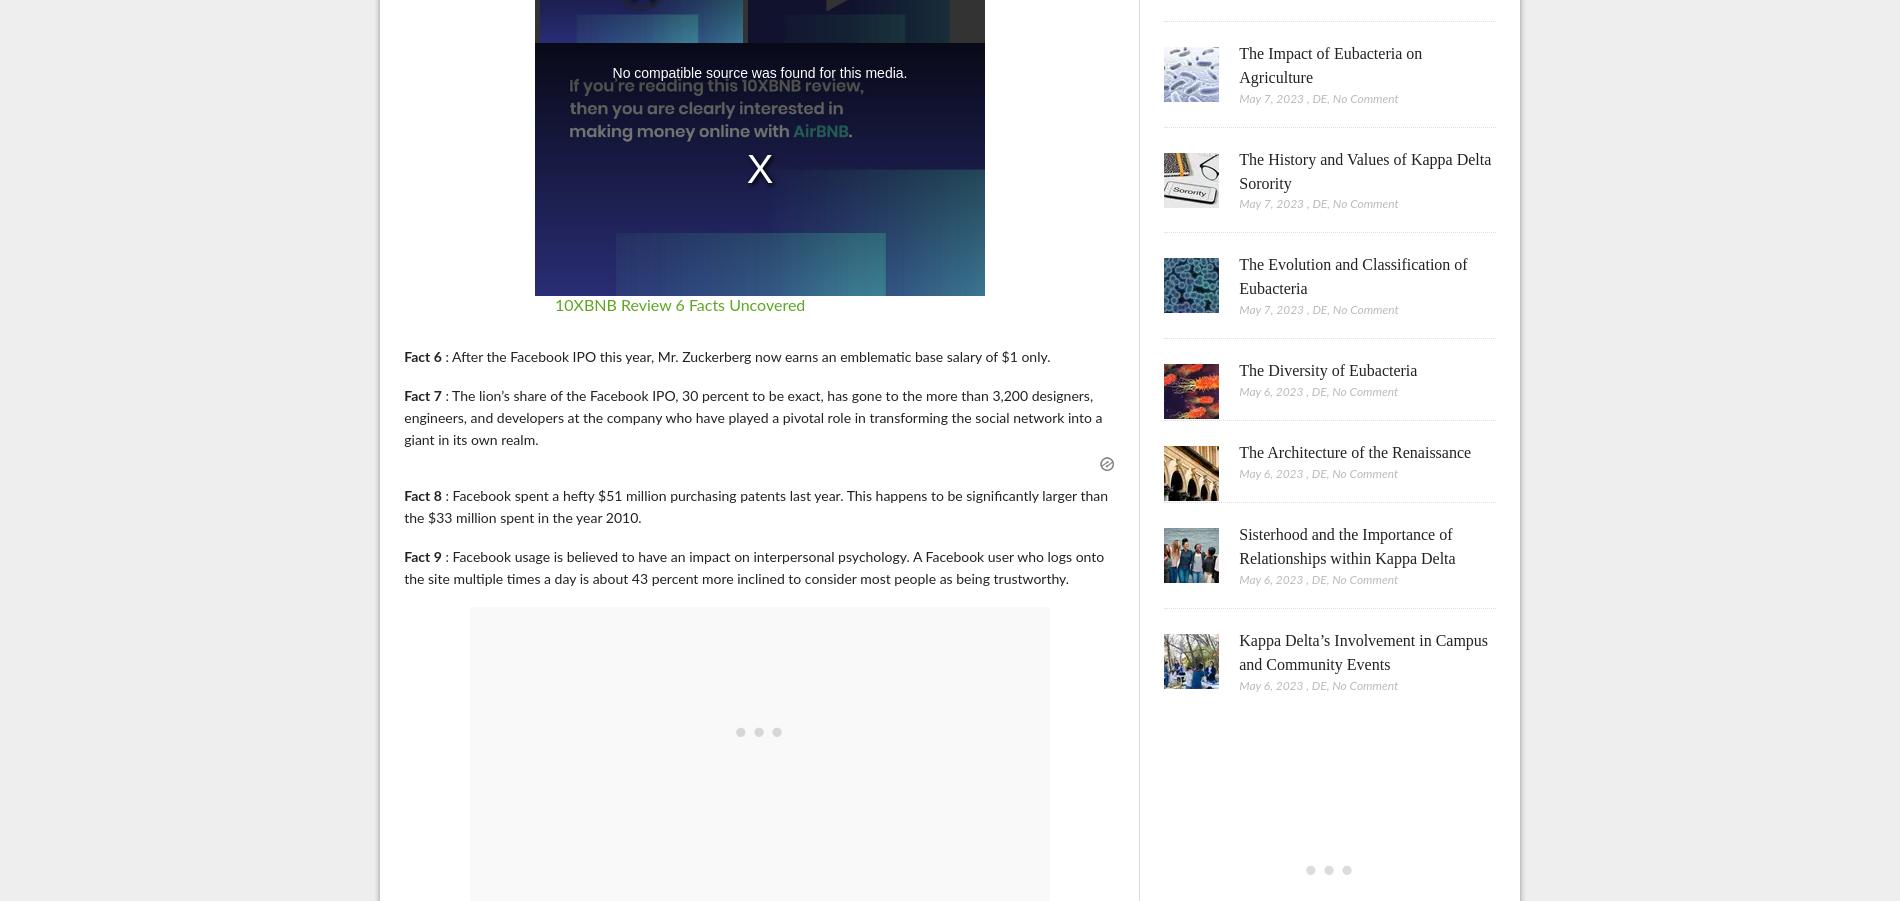 The image size is (1900, 901). I want to click on 'The Architecture of the Renaissance', so click(1354, 452).